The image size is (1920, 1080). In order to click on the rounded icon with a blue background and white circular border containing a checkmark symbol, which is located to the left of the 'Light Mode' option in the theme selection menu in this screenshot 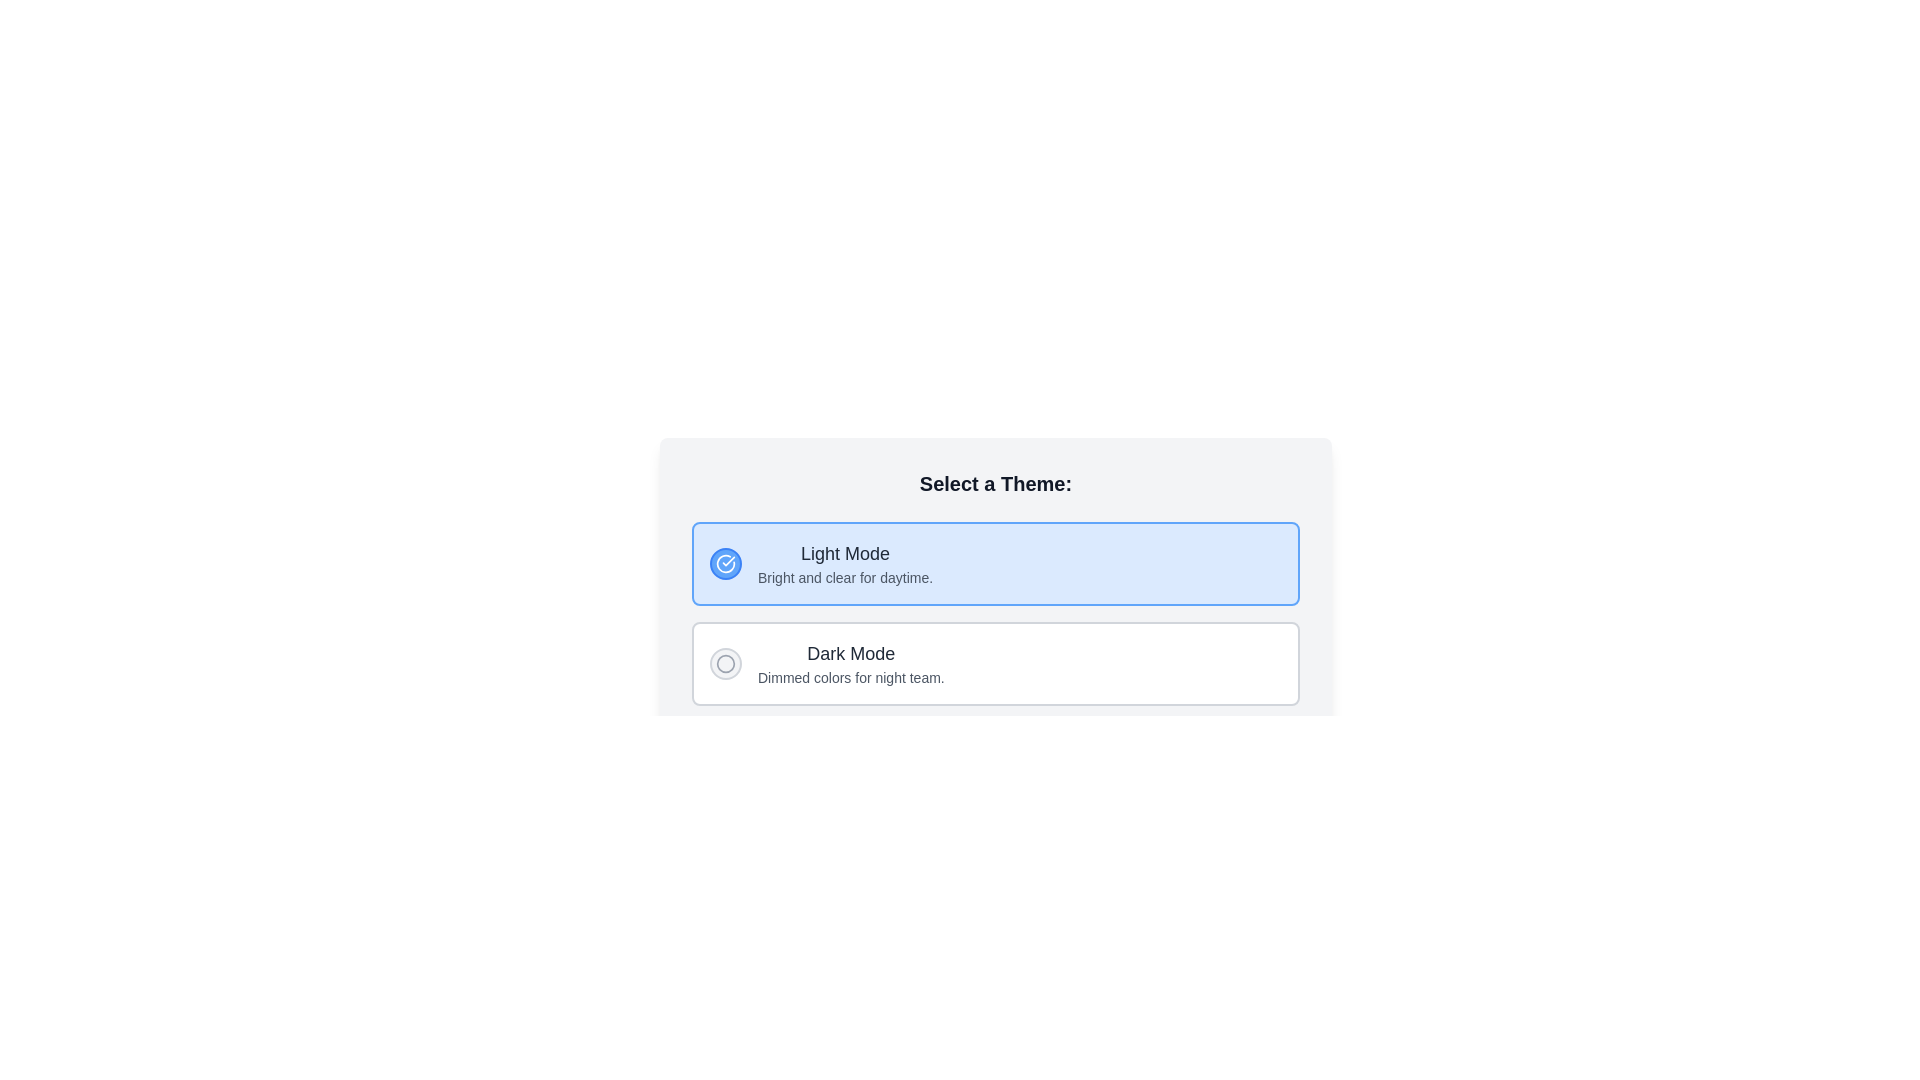, I will do `click(724, 563)`.